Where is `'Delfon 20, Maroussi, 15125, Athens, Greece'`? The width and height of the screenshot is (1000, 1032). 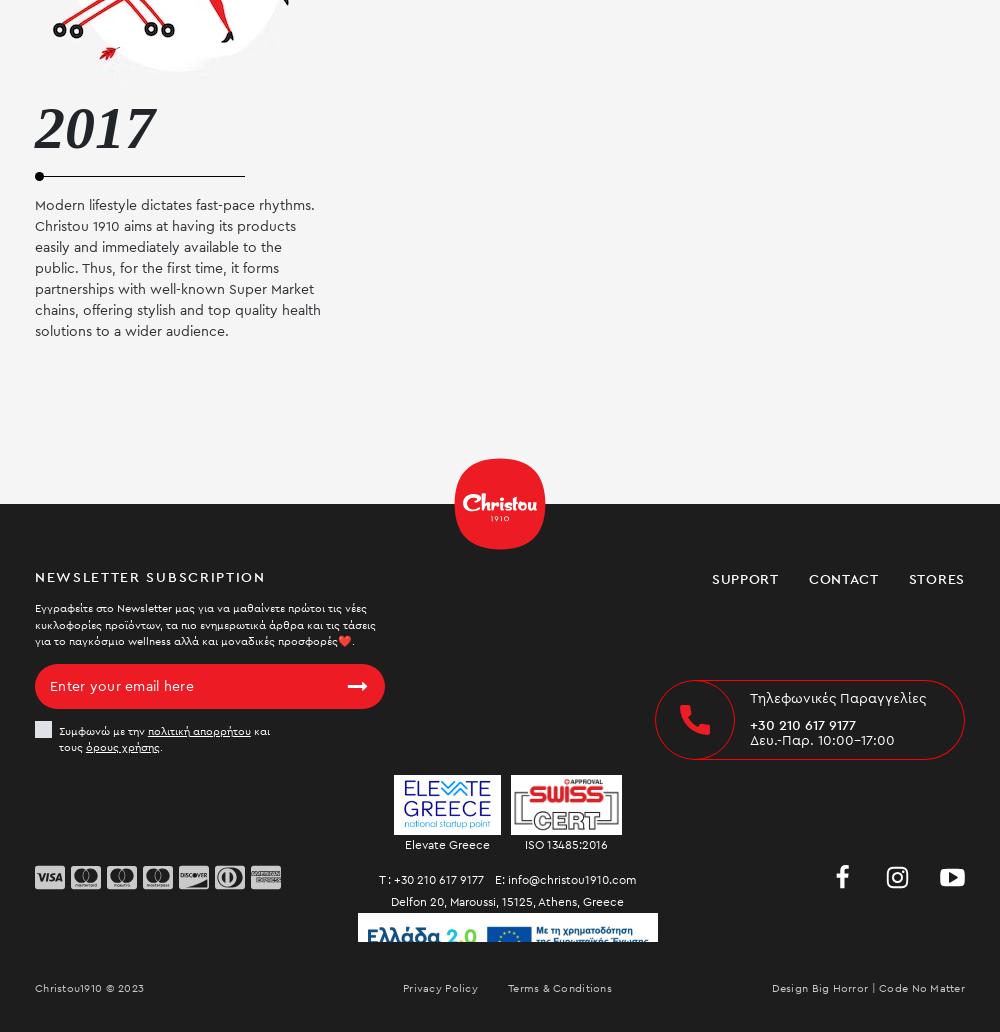 'Delfon 20, Maroussi, 15125, Athens, Greece' is located at coordinates (507, 901).